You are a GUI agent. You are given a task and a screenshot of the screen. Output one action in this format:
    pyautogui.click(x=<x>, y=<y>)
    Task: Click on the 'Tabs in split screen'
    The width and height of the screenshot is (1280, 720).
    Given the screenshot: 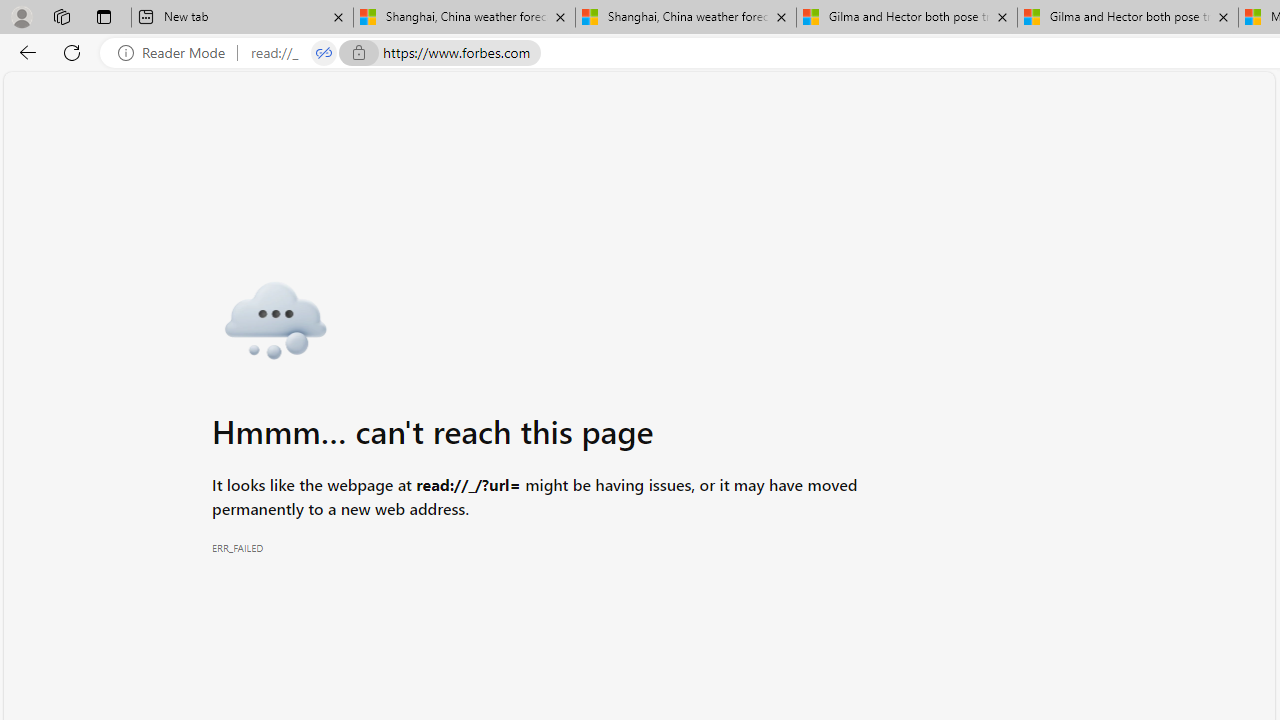 What is the action you would take?
    pyautogui.click(x=323, y=52)
    